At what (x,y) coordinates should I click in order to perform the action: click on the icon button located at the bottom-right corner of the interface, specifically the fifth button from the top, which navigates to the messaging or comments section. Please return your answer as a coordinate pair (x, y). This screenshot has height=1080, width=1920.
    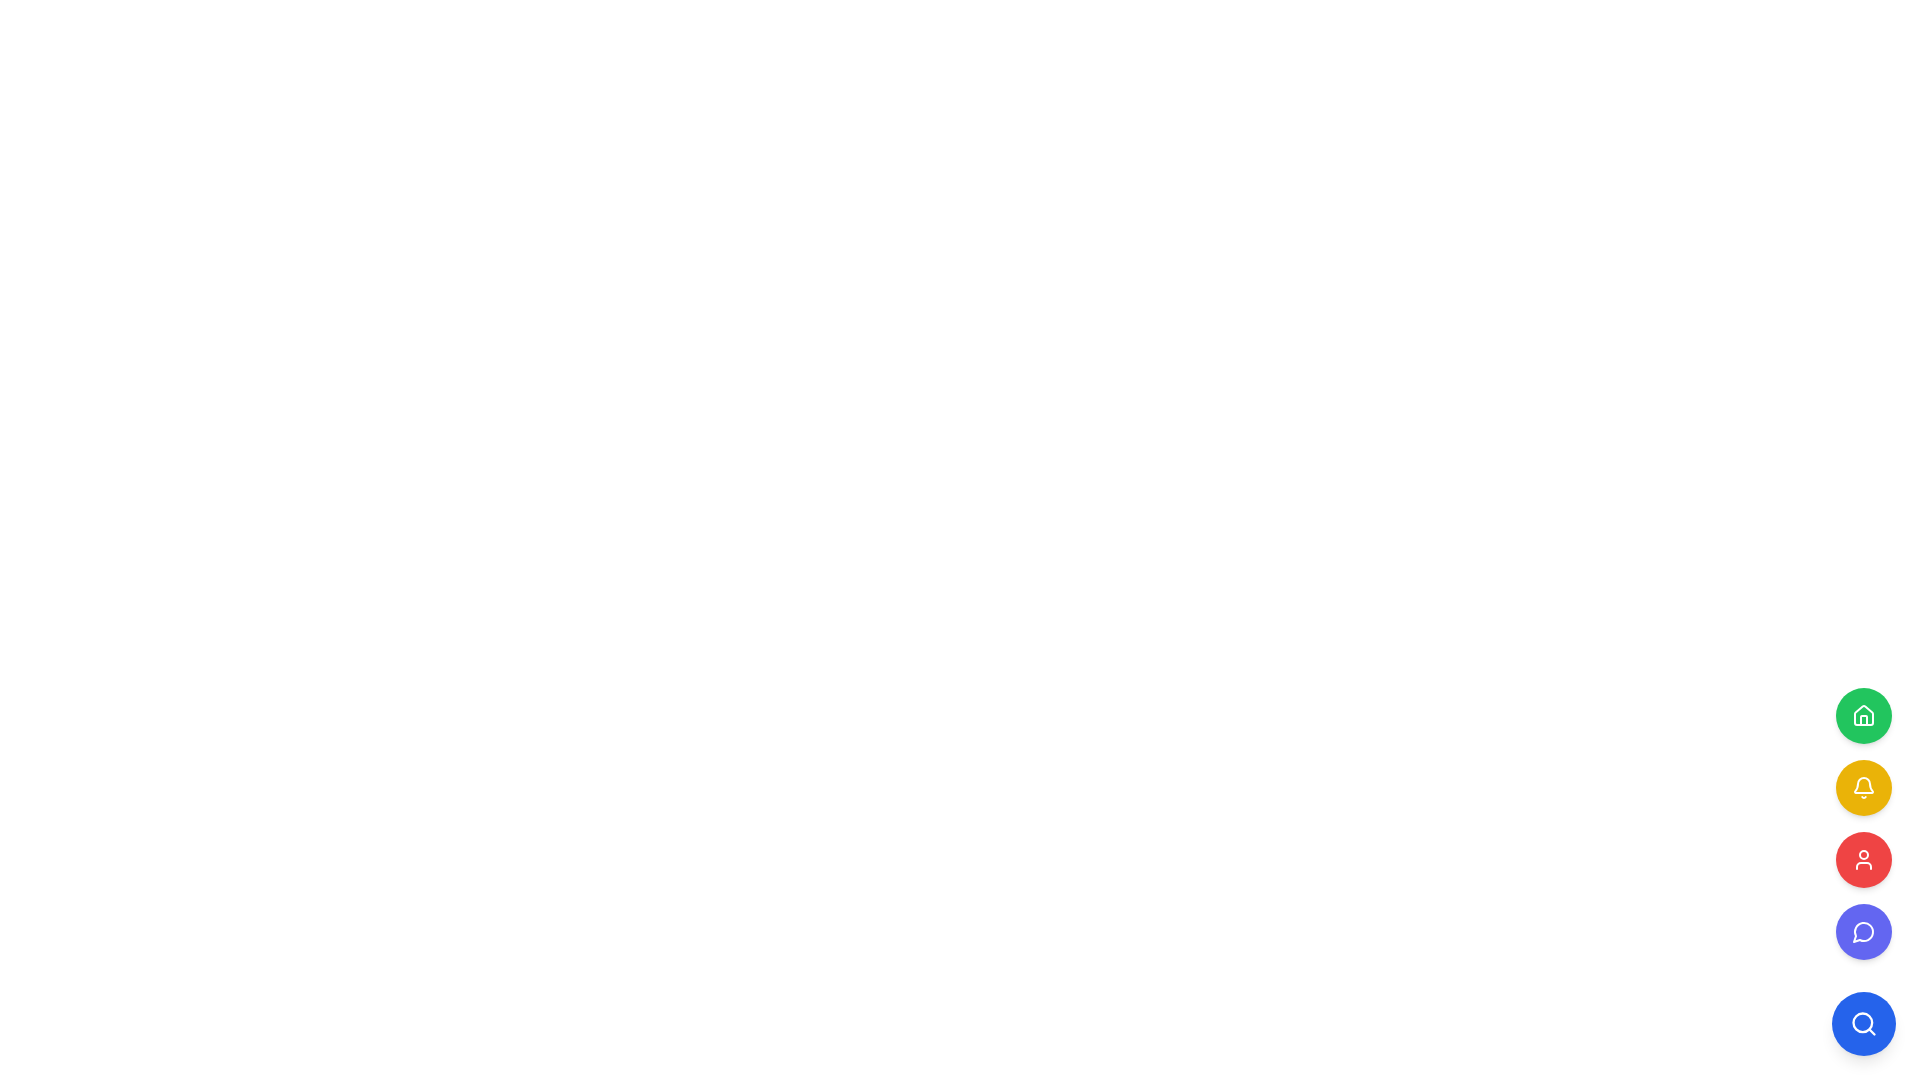
    Looking at the image, I should click on (1862, 932).